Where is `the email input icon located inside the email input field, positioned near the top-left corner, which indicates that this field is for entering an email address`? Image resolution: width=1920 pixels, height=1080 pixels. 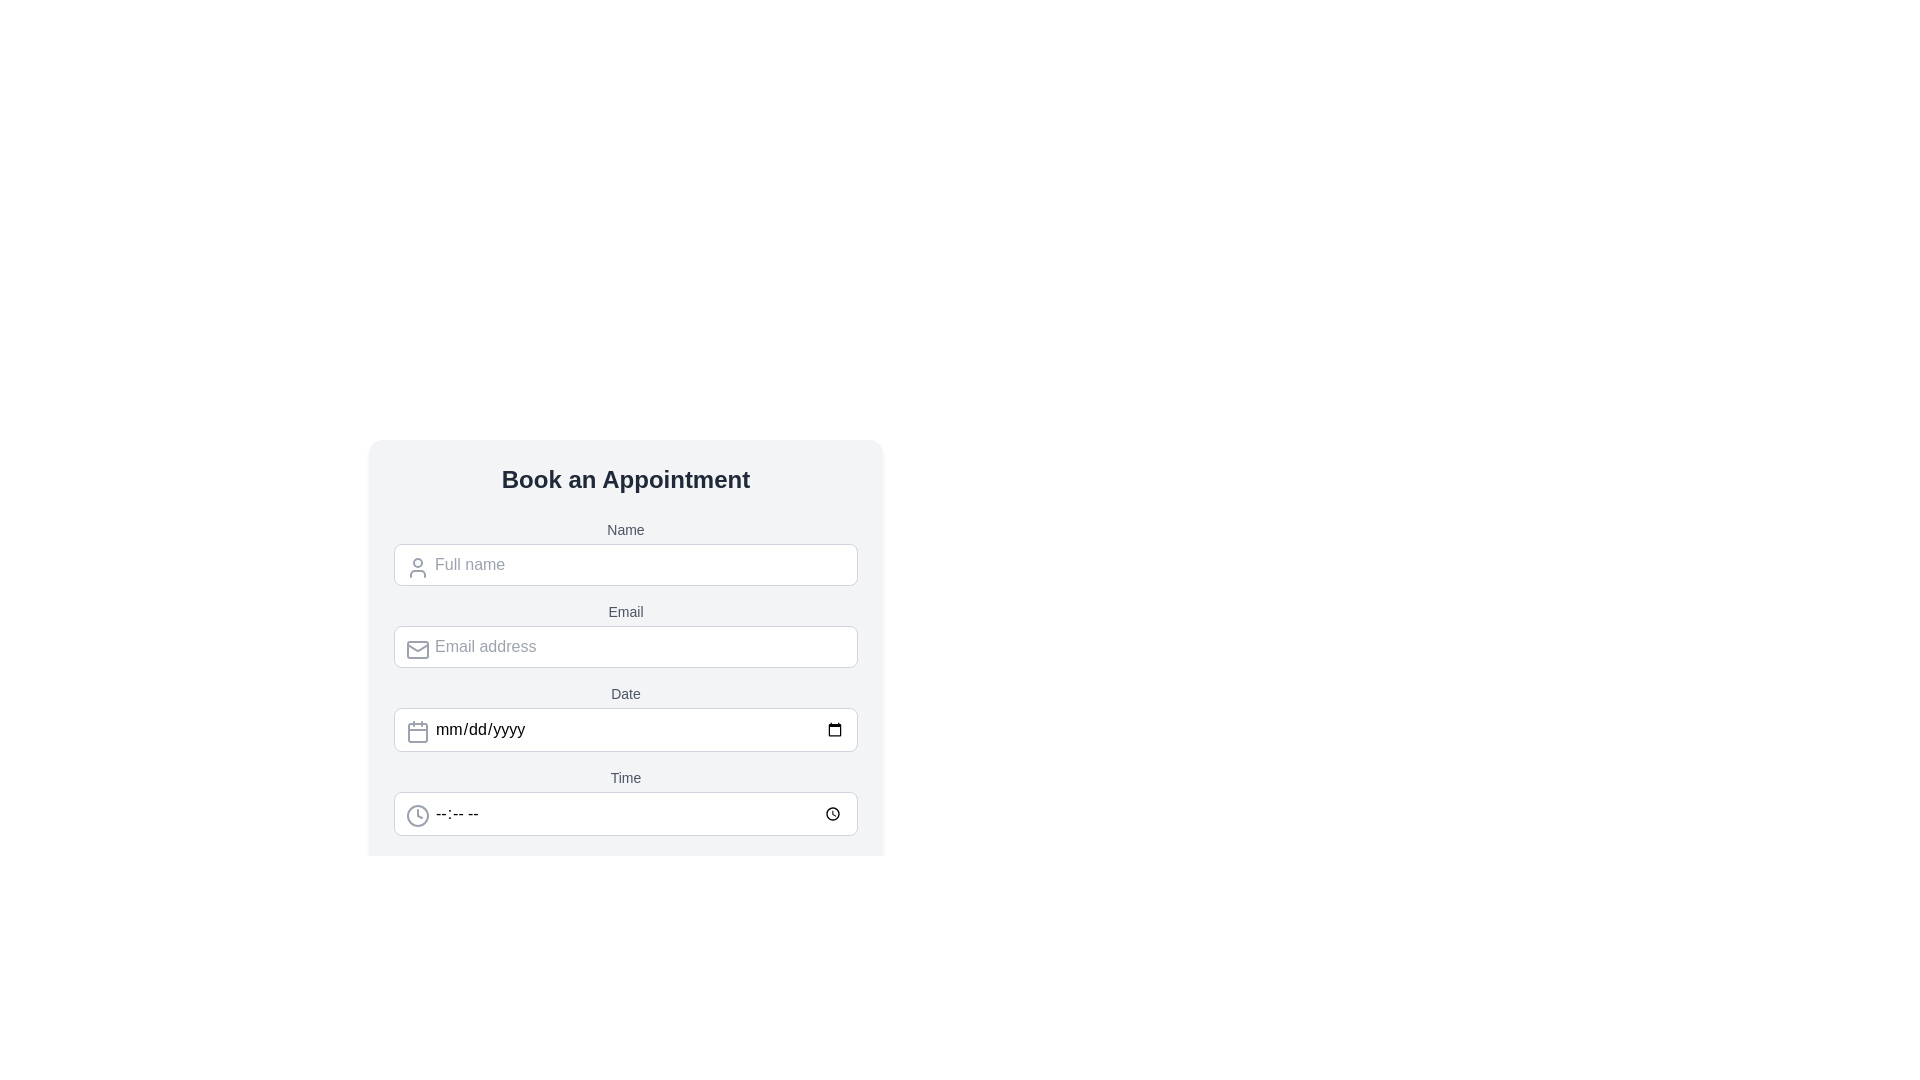
the email input icon located inside the email input field, positioned near the top-left corner, which indicates that this field is for entering an email address is located at coordinates (416, 650).